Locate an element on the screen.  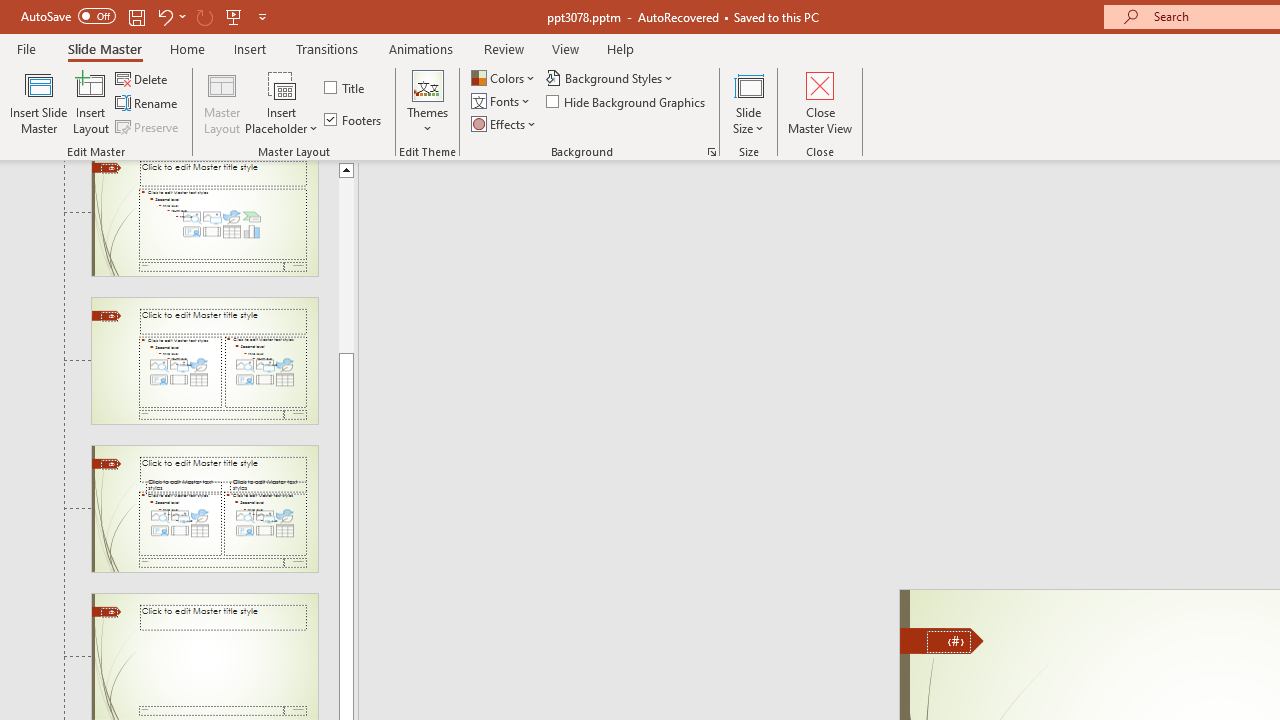
'From Beginning' is located at coordinates (234, 16).